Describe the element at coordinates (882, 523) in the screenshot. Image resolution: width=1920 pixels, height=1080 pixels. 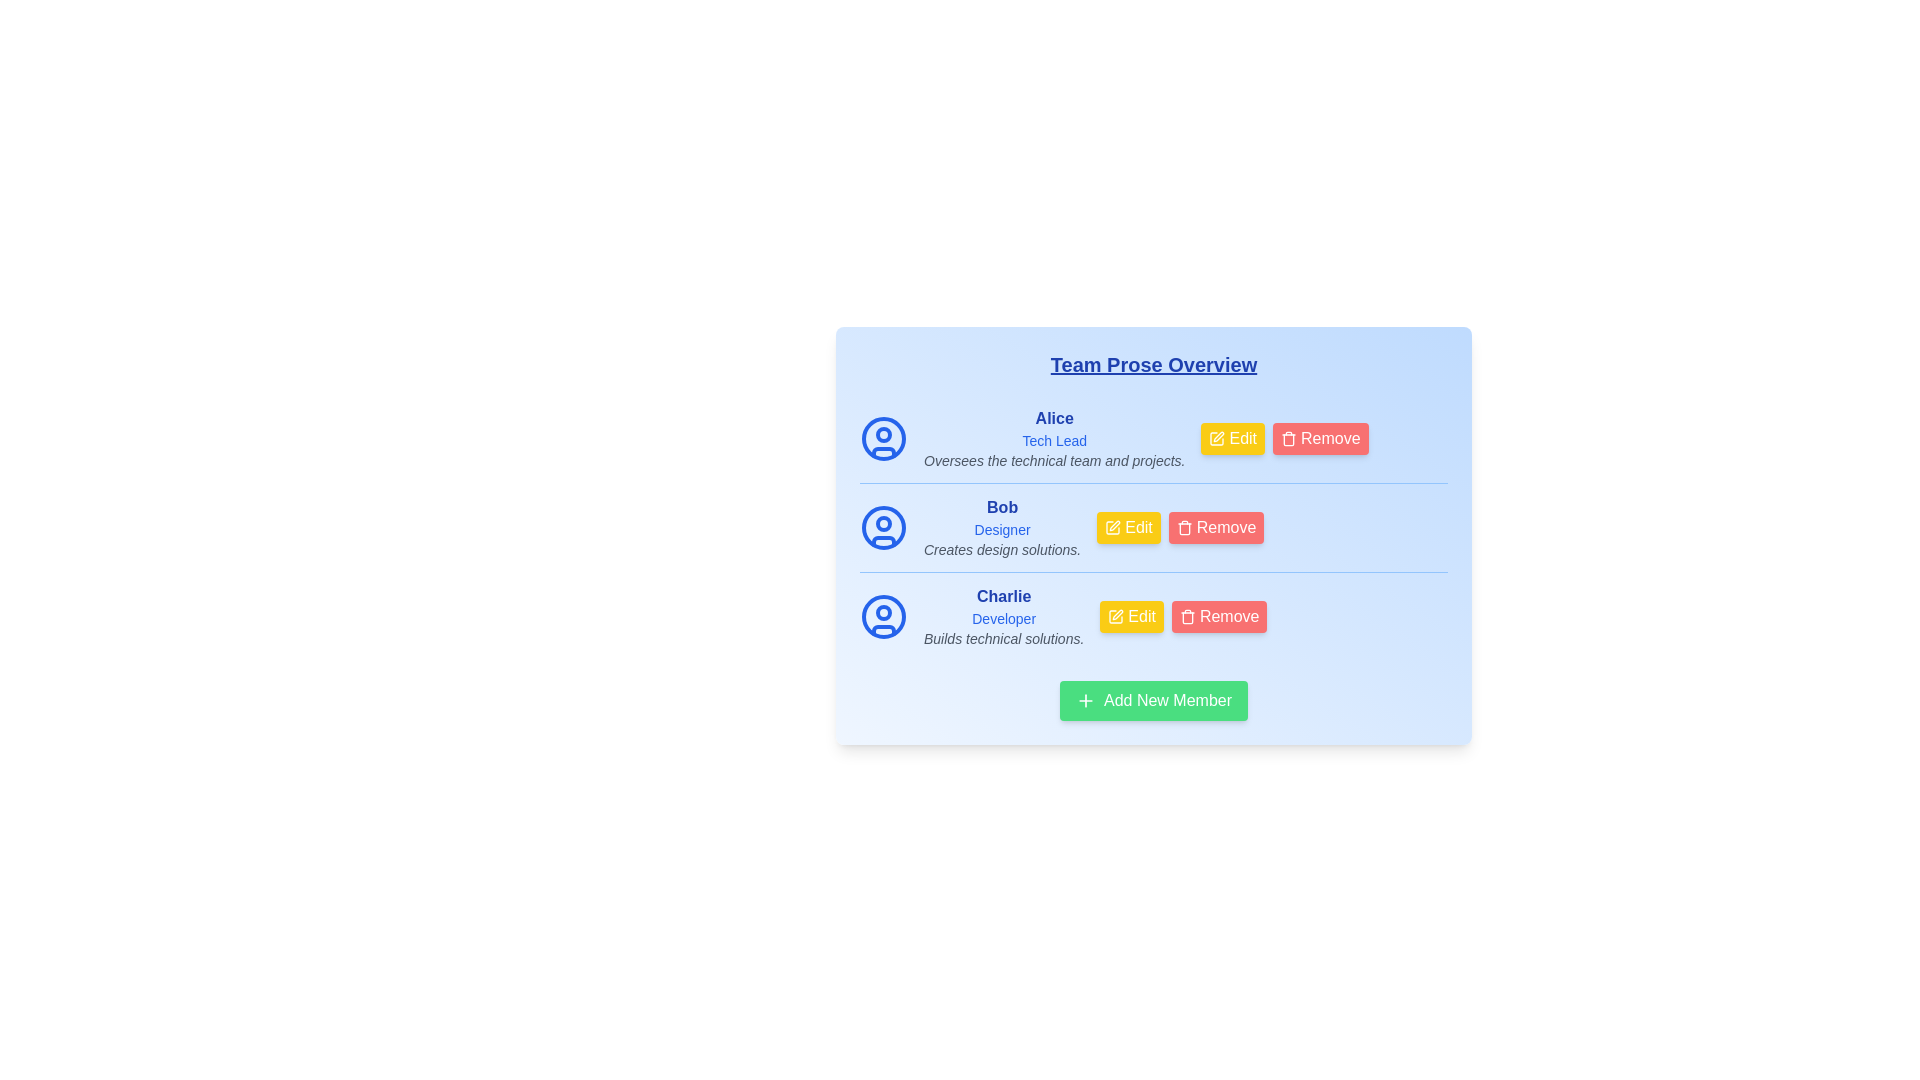
I see `the small blue circular decorative graphical element located within the user avatar SVG icon` at that location.